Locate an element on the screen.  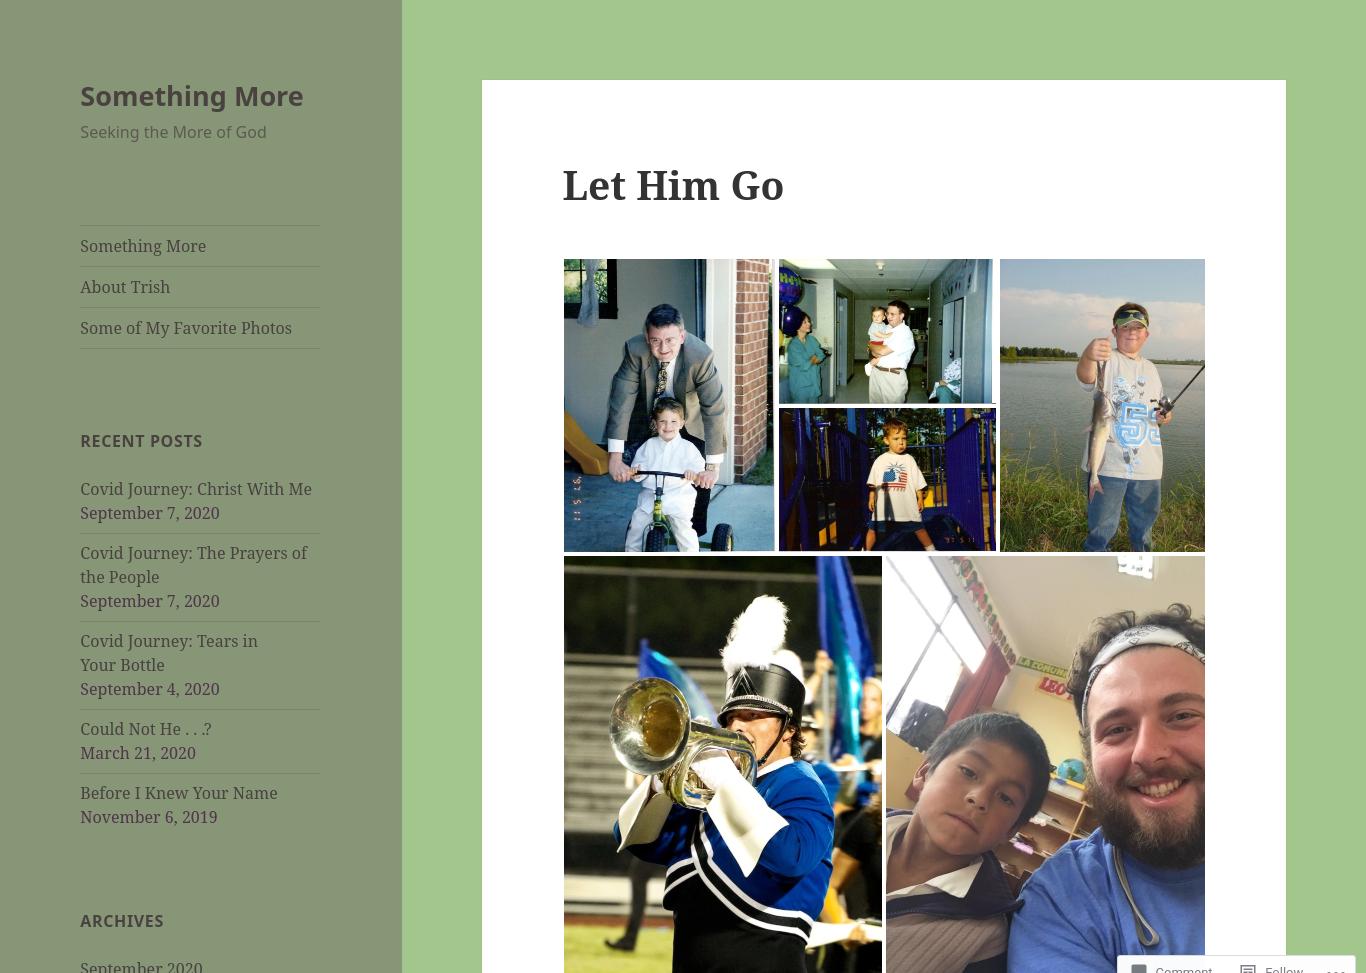
'Seeking the More of God' is located at coordinates (171, 131).